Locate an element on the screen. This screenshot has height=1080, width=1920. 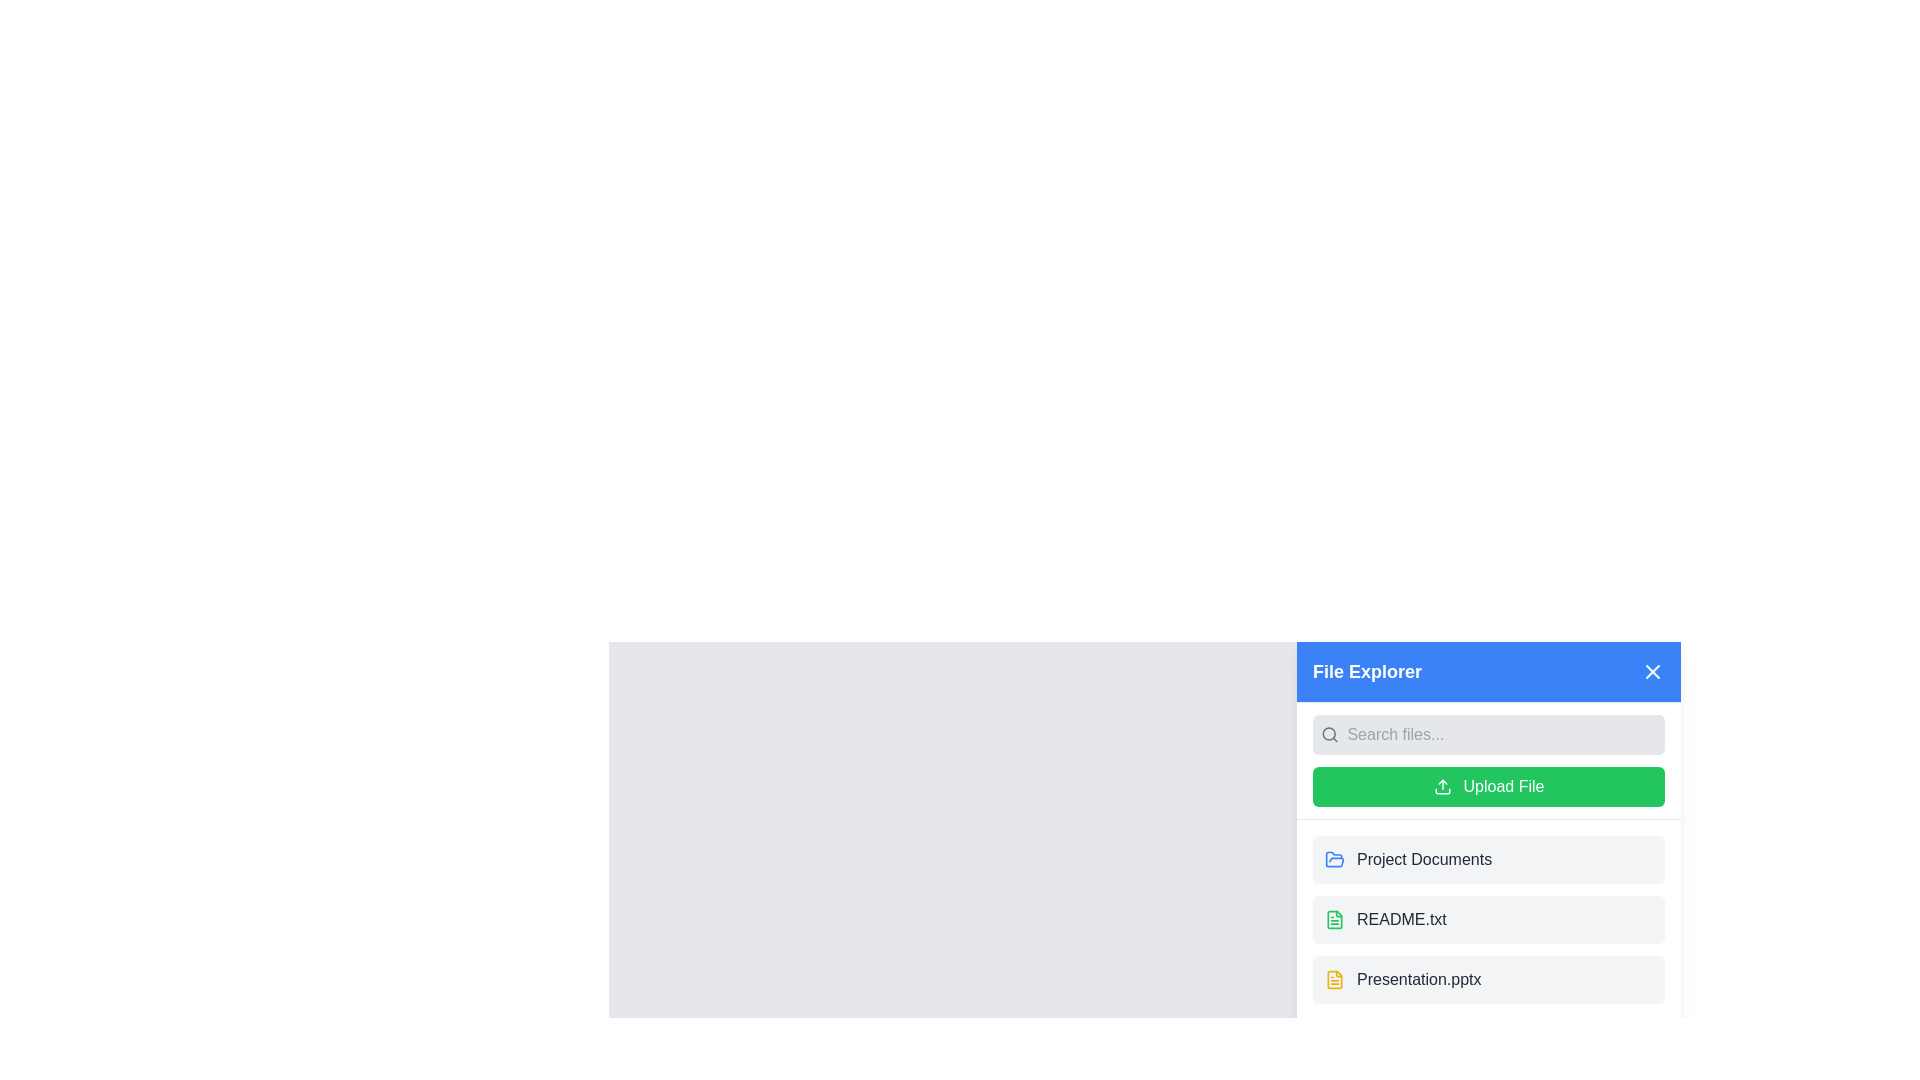
the text label 'Presentation.pptx' in the File Explorer panel is located at coordinates (1418, 978).